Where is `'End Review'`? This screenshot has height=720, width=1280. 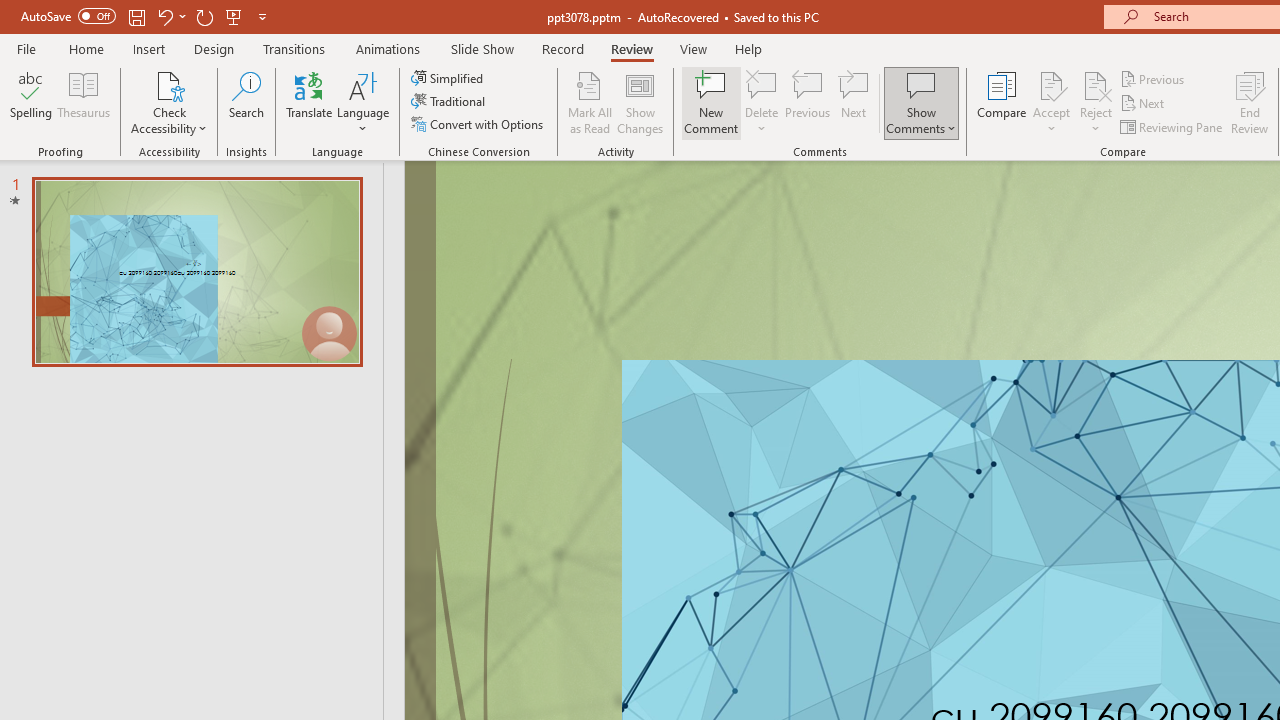 'End Review' is located at coordinates (1248, 103).